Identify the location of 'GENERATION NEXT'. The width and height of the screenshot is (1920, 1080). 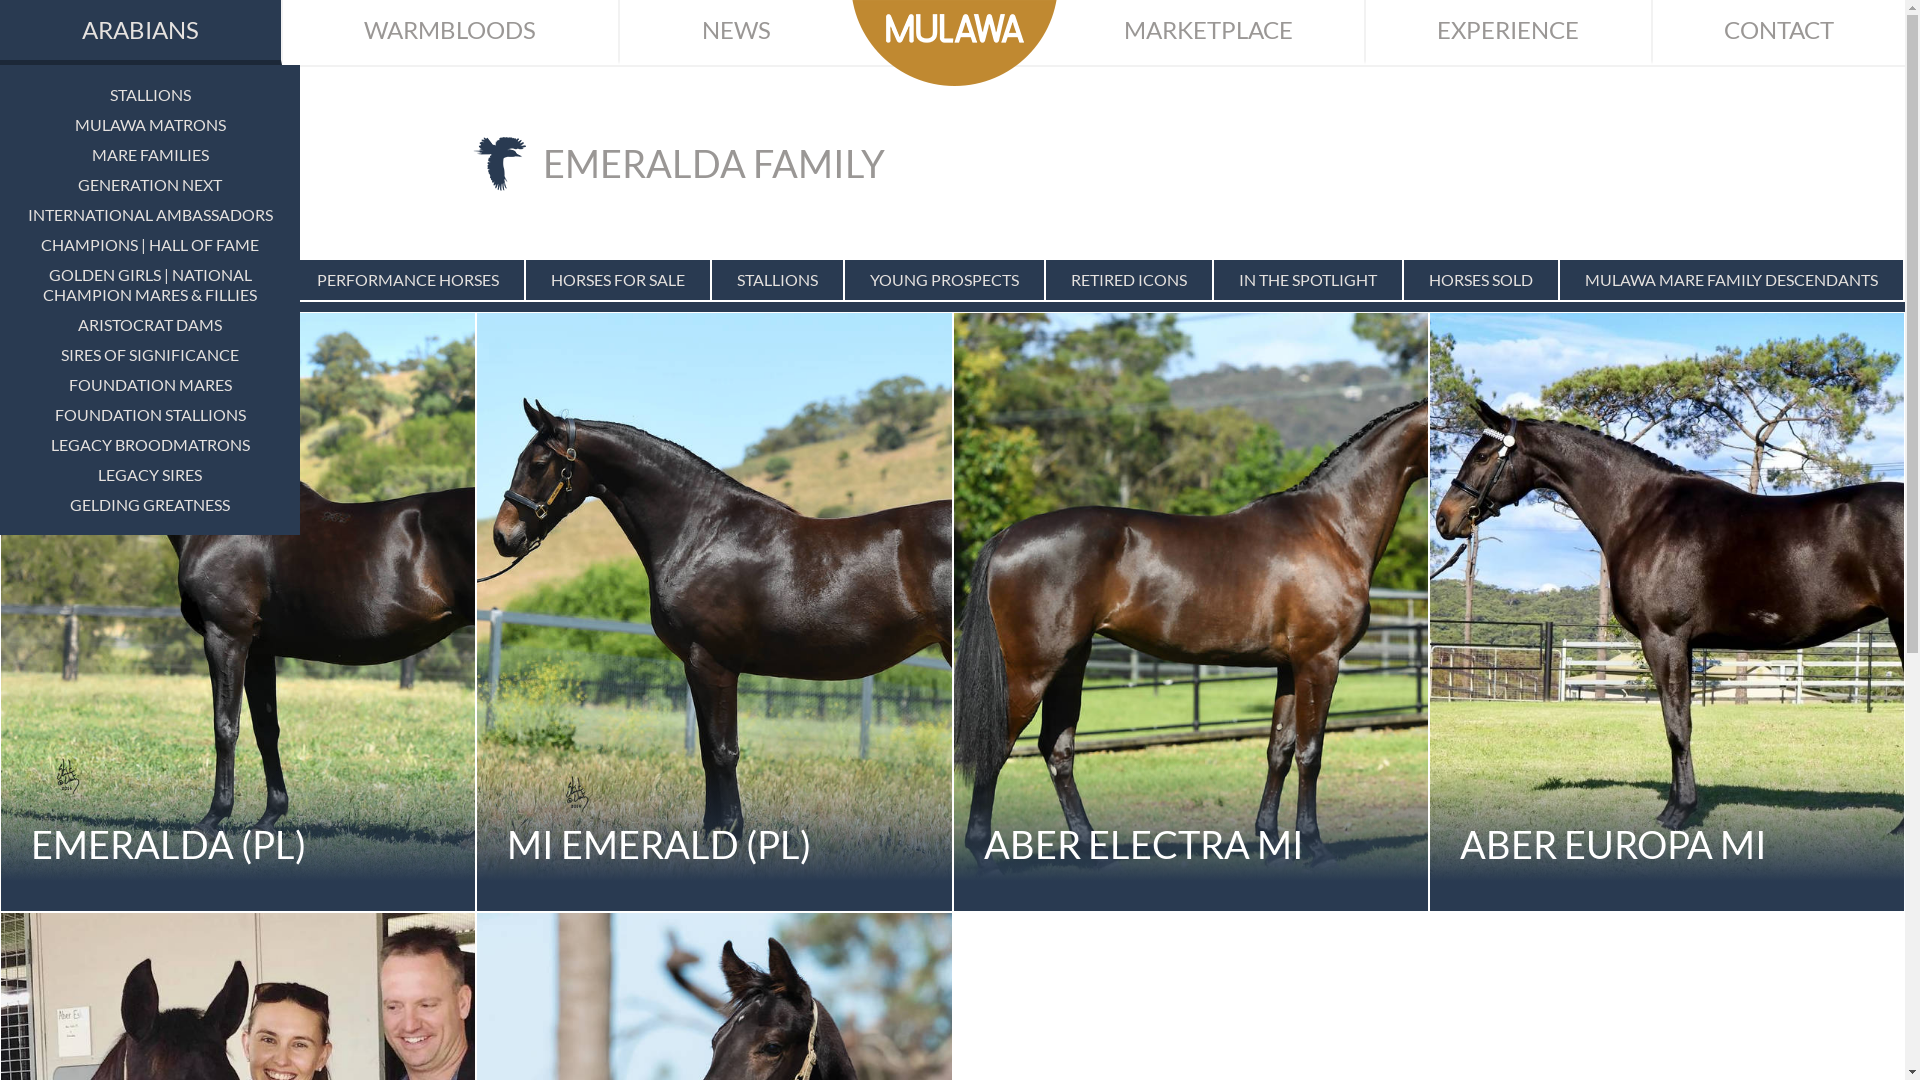
(148, 185).